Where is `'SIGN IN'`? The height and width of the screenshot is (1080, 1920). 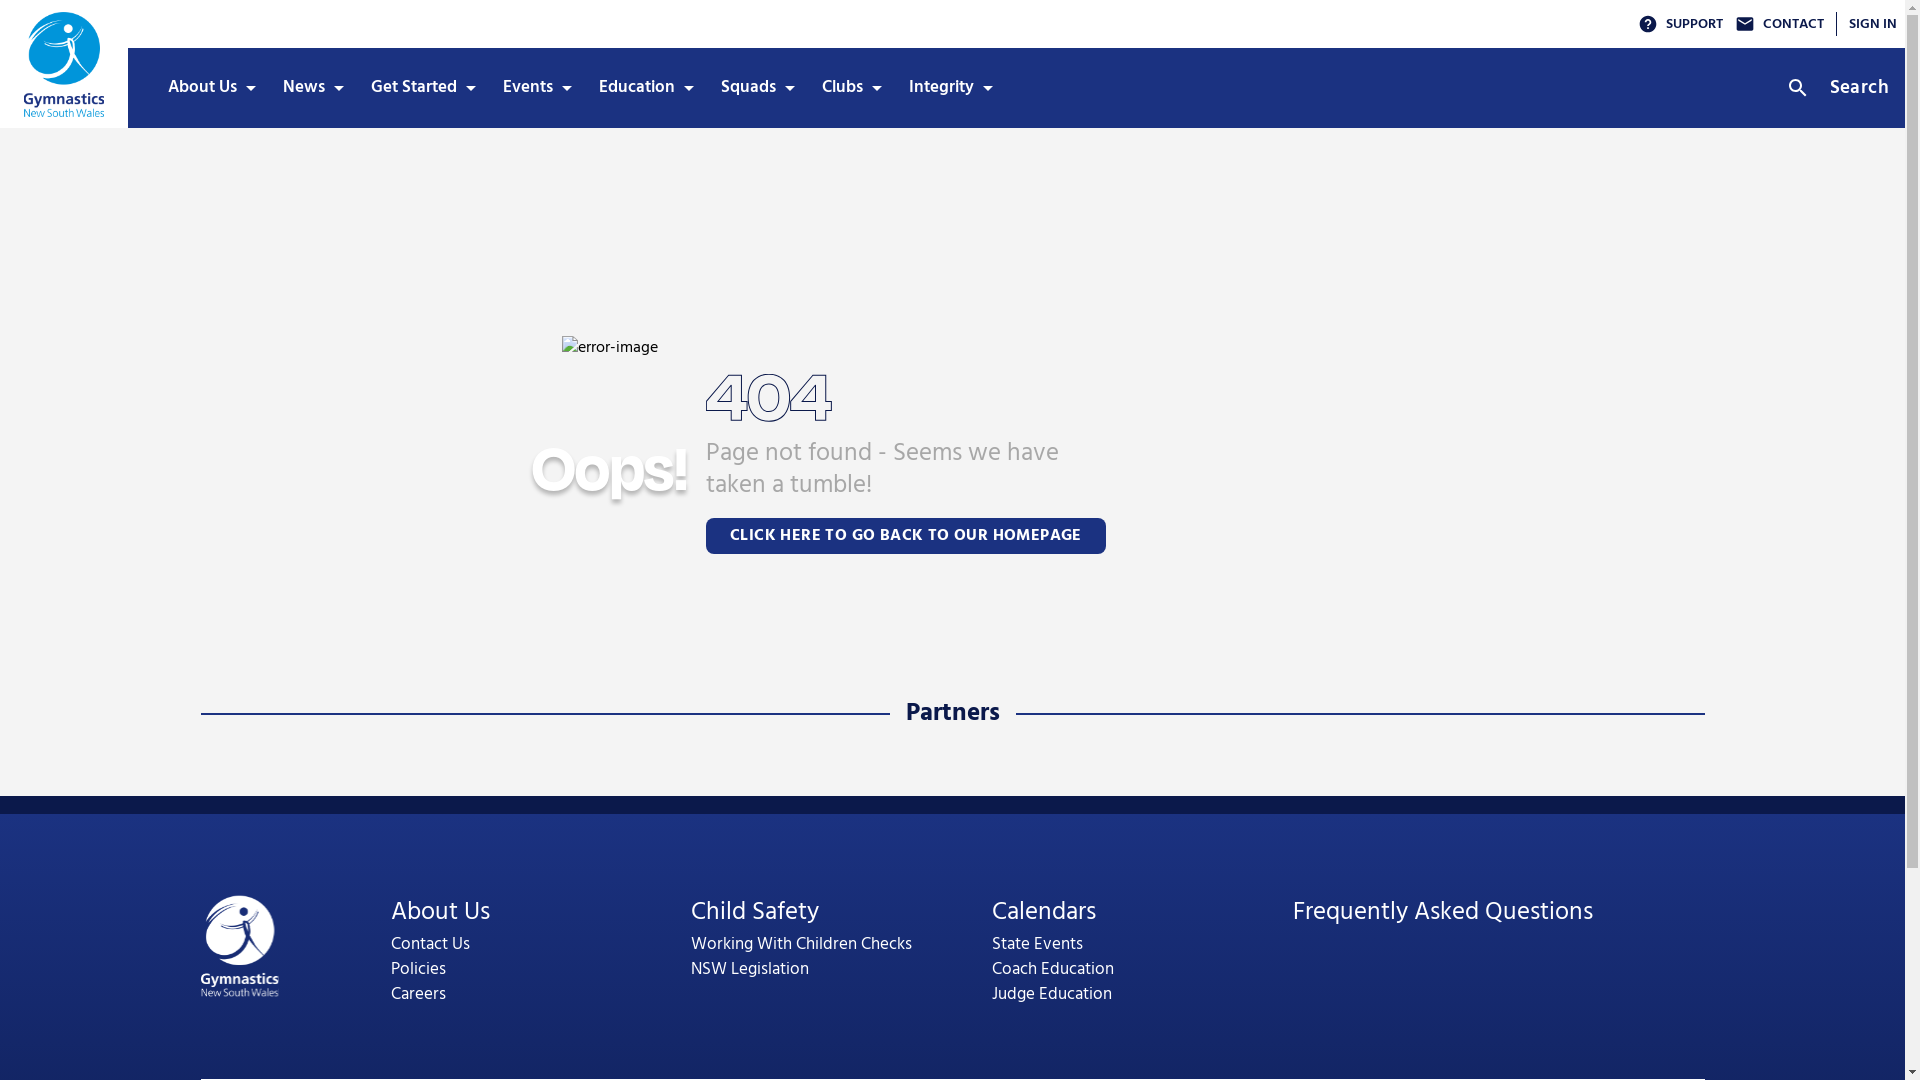 'SIGN IN' is located at coordinates (1847, 23).